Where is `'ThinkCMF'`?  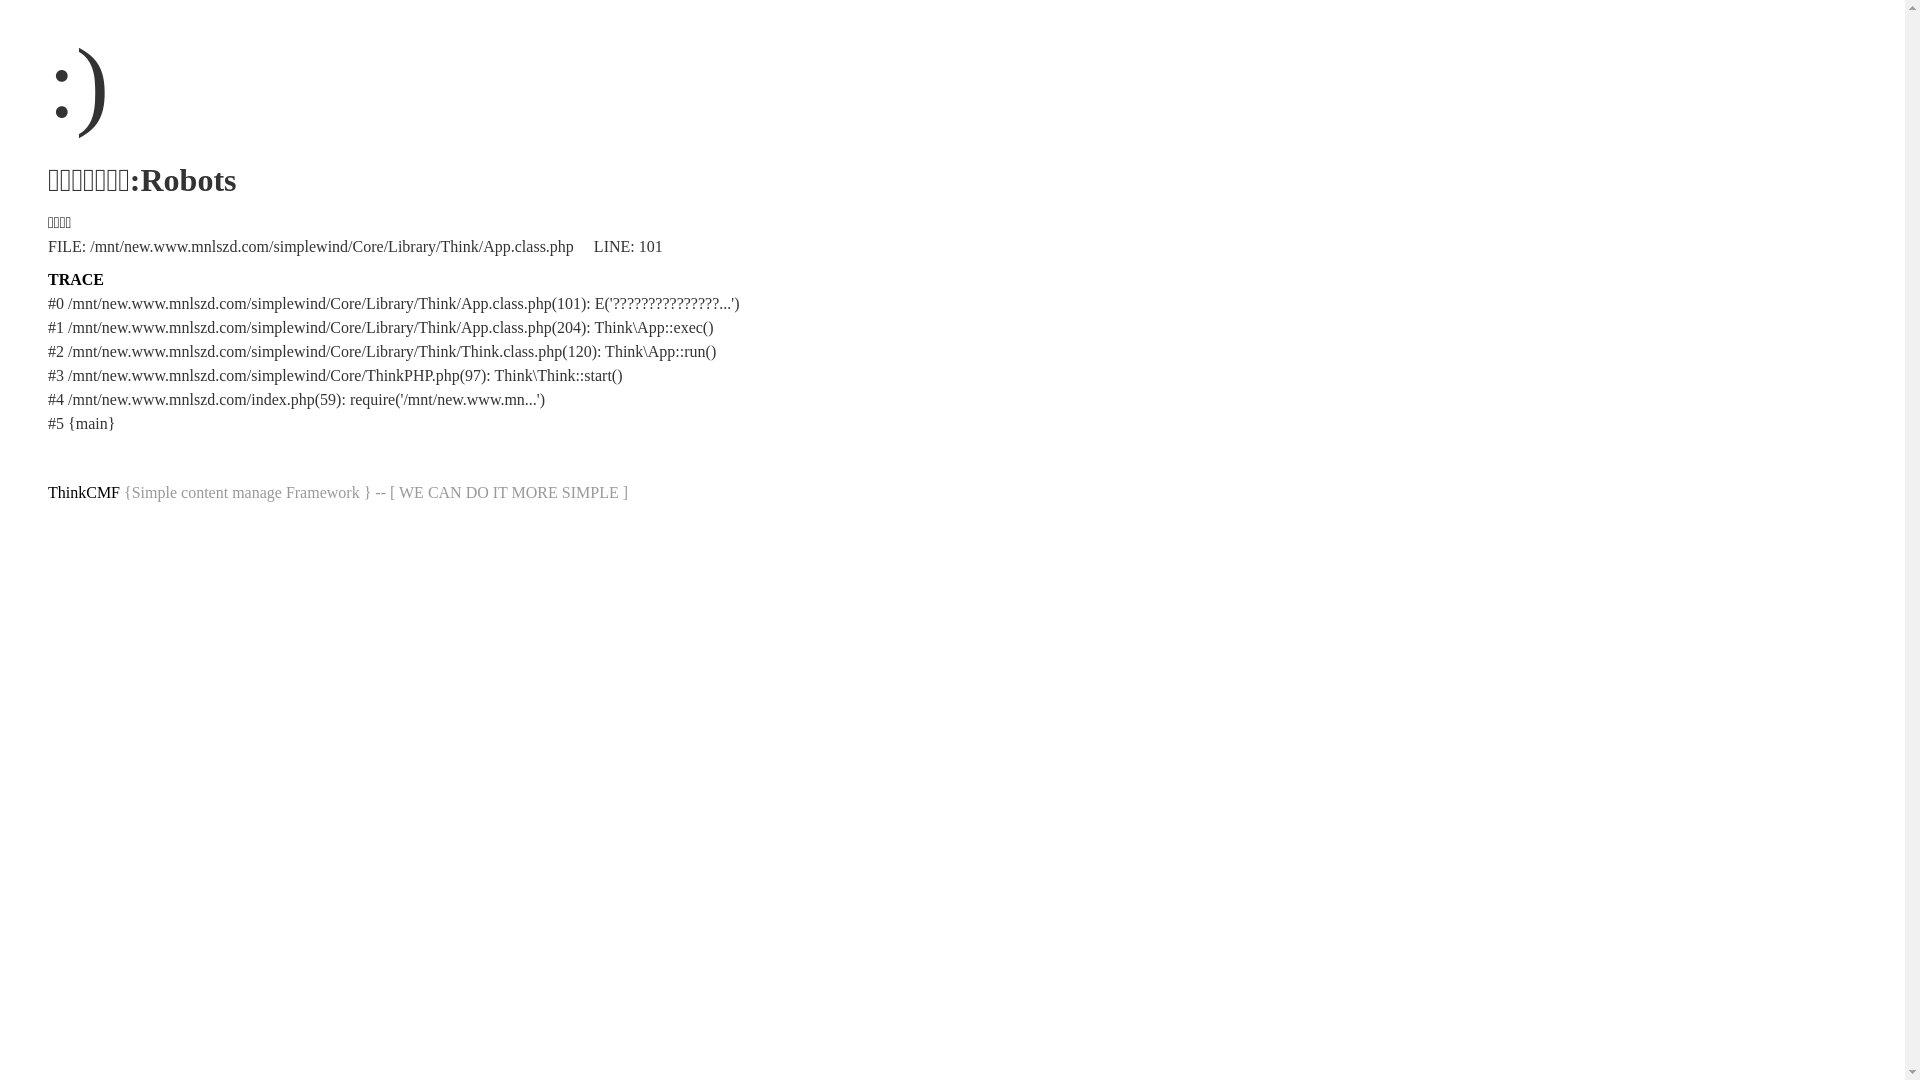
'ThinkCMF' is located at coordinates (82, 492).